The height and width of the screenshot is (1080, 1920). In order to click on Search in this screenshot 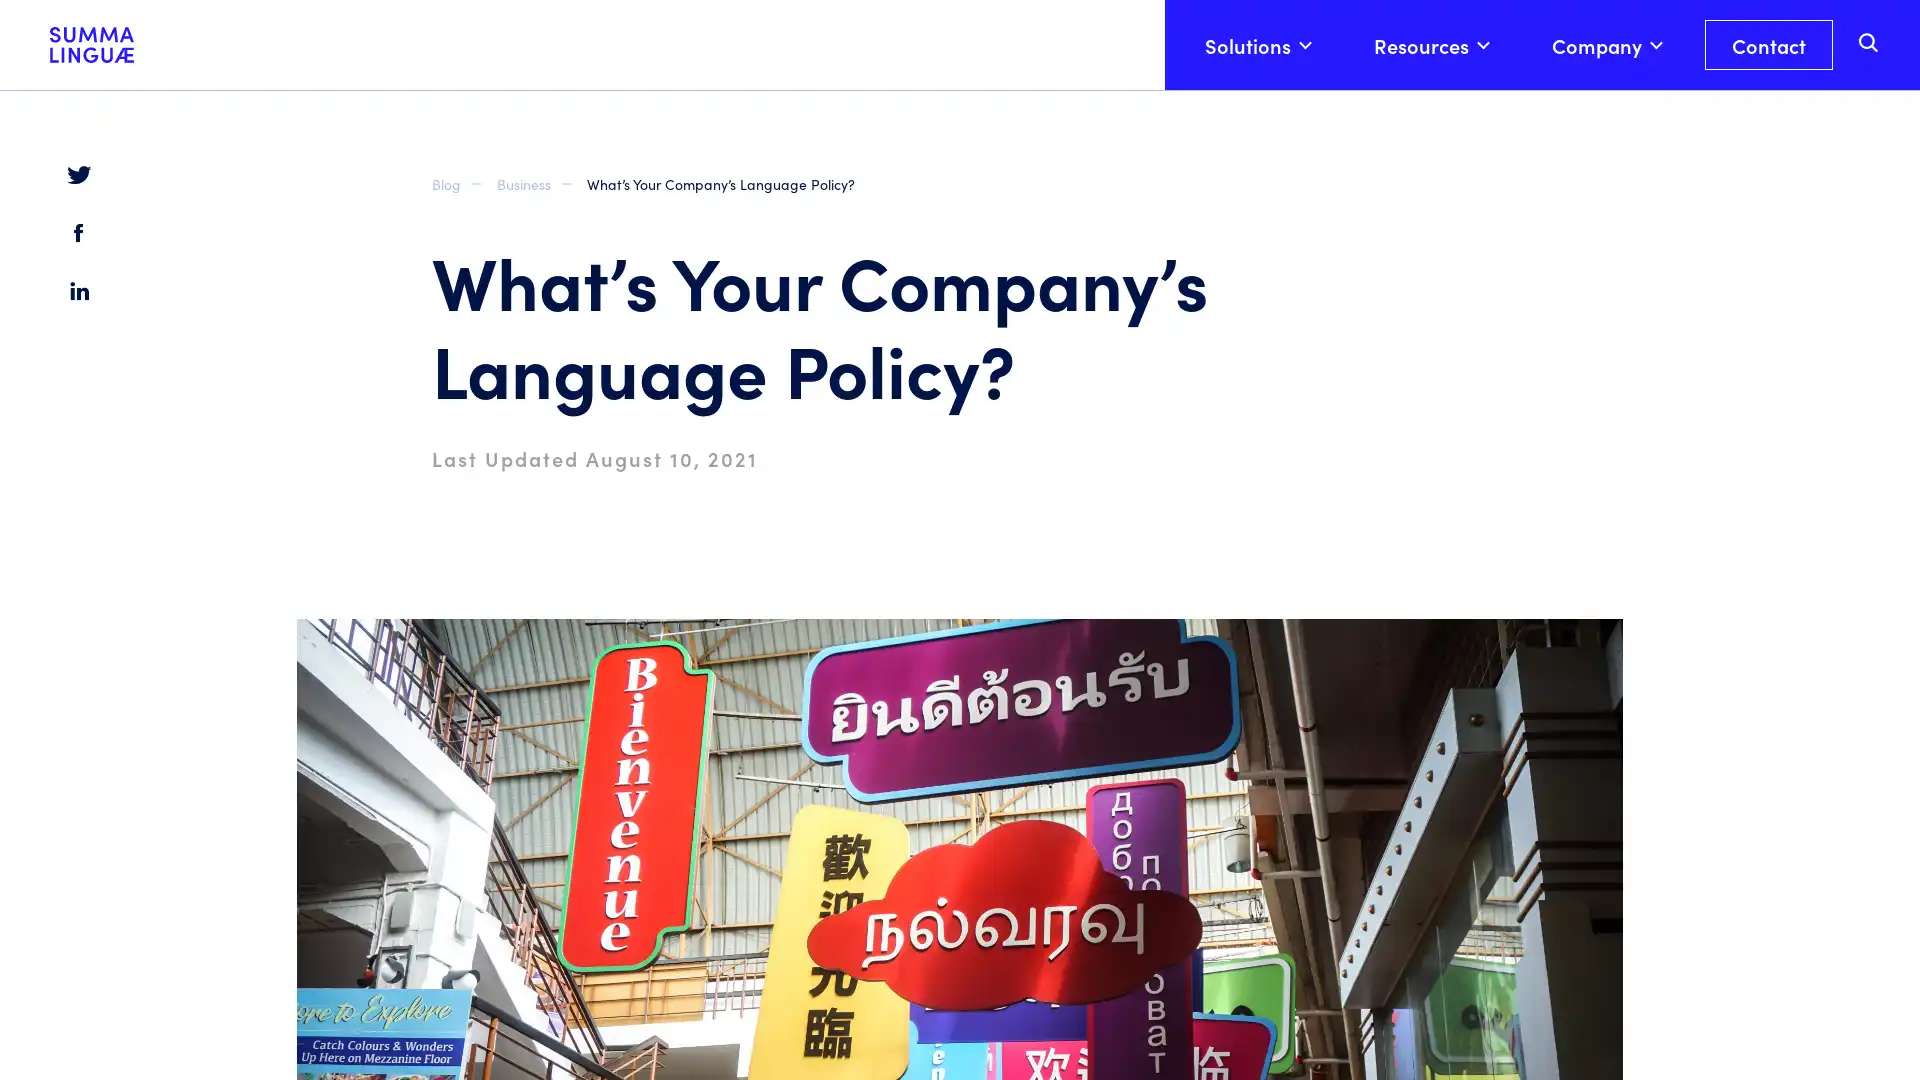, I will do `click(1870, 41)`.